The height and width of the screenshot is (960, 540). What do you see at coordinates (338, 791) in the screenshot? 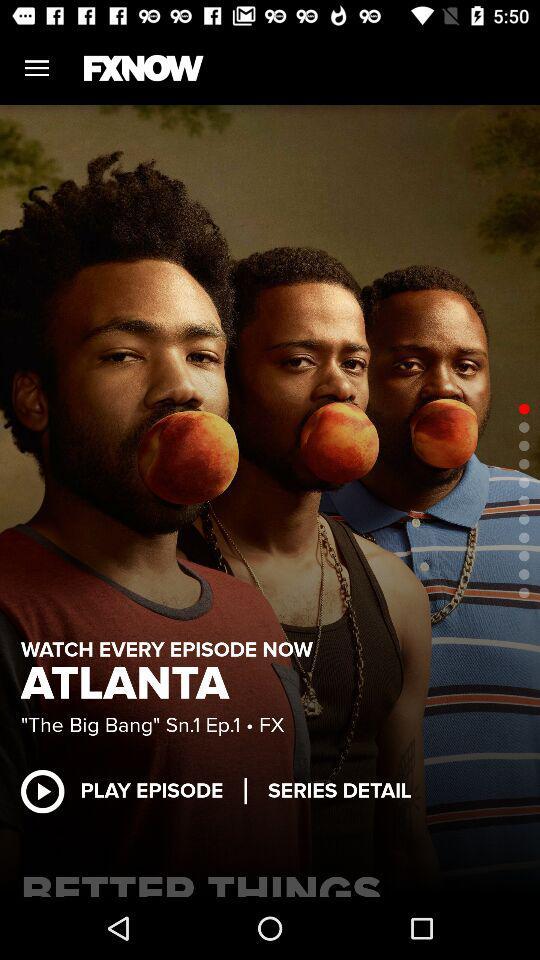
I see `series detail` at bounding box center [338, 791].